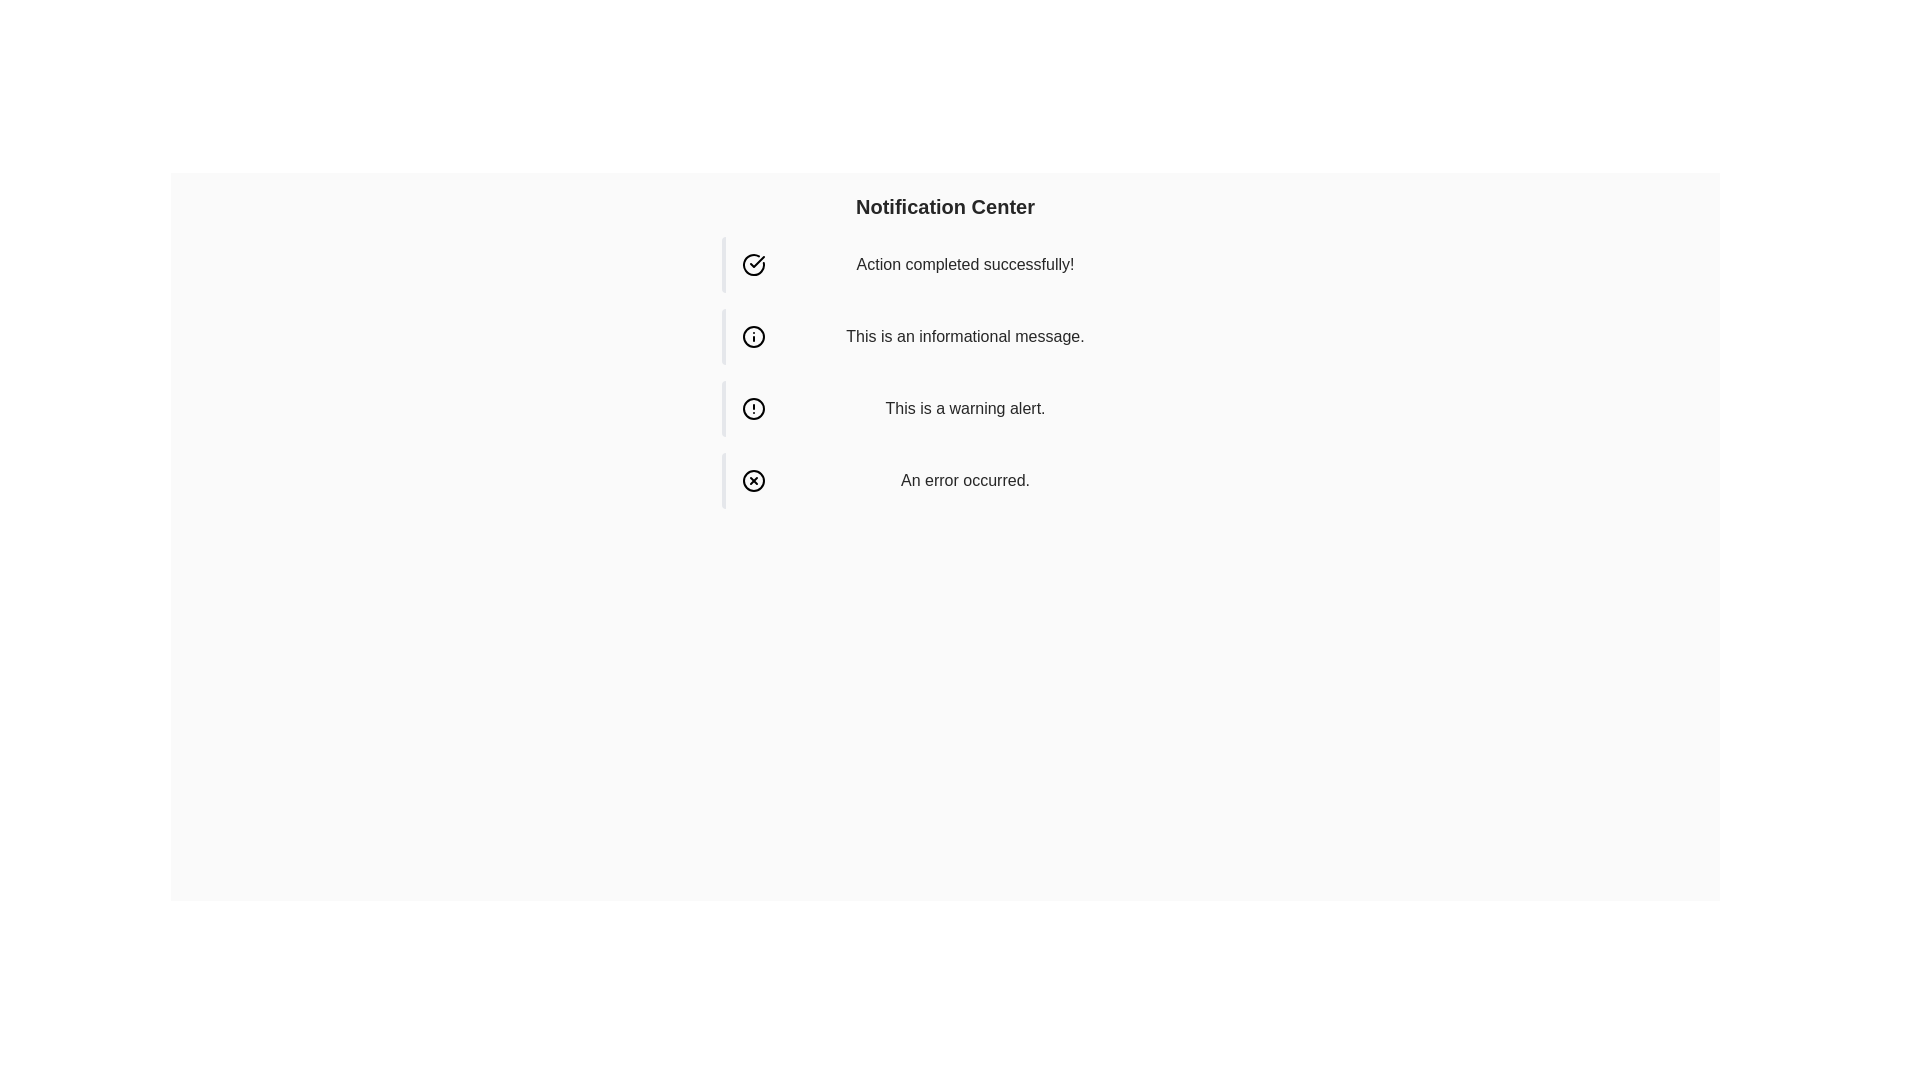 This screenshot has height=1080, width=1920. What do you see at coordinates (944, 481) in the screenshot?
I see `the error notification message that has a red left border and a light red background, displaying the text 'An error occurred.'` at bounding box center [944, 481].